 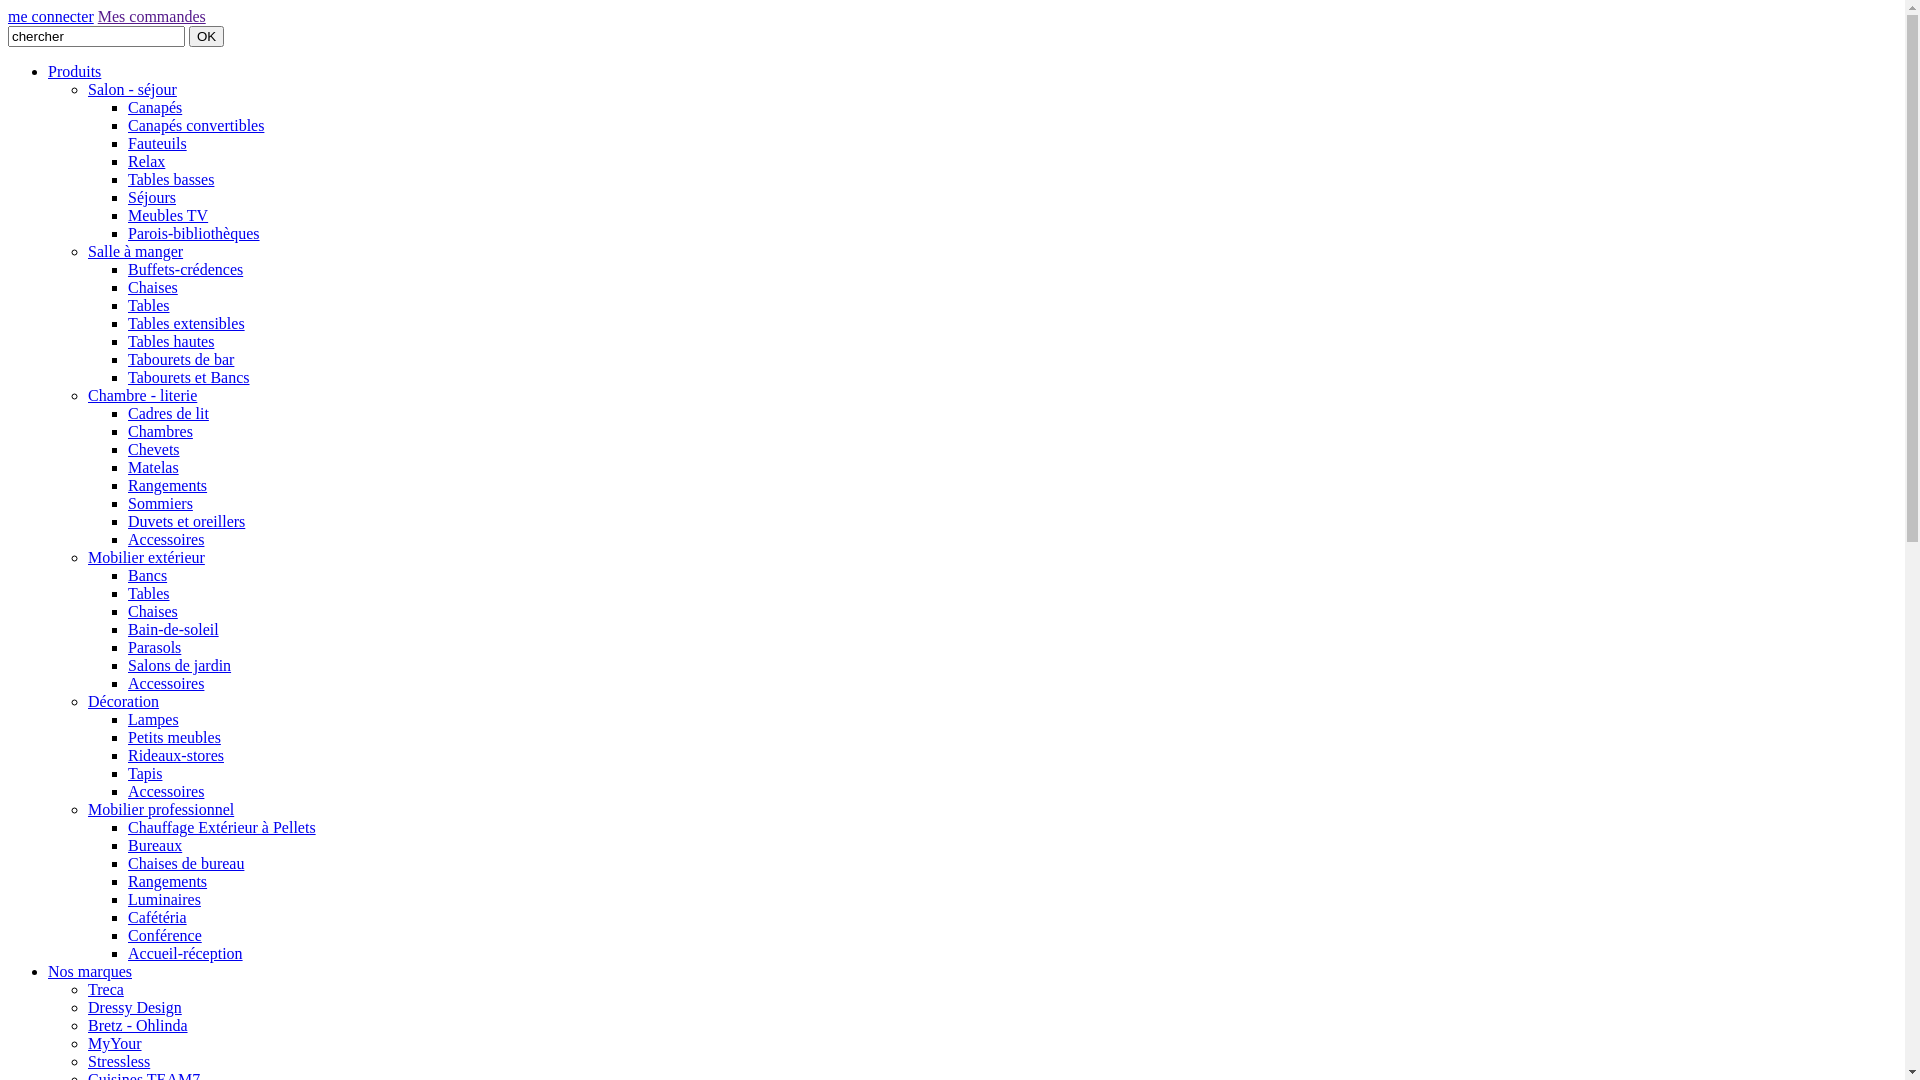 I want to click on 'Lampes', so click(x=152, y=718).